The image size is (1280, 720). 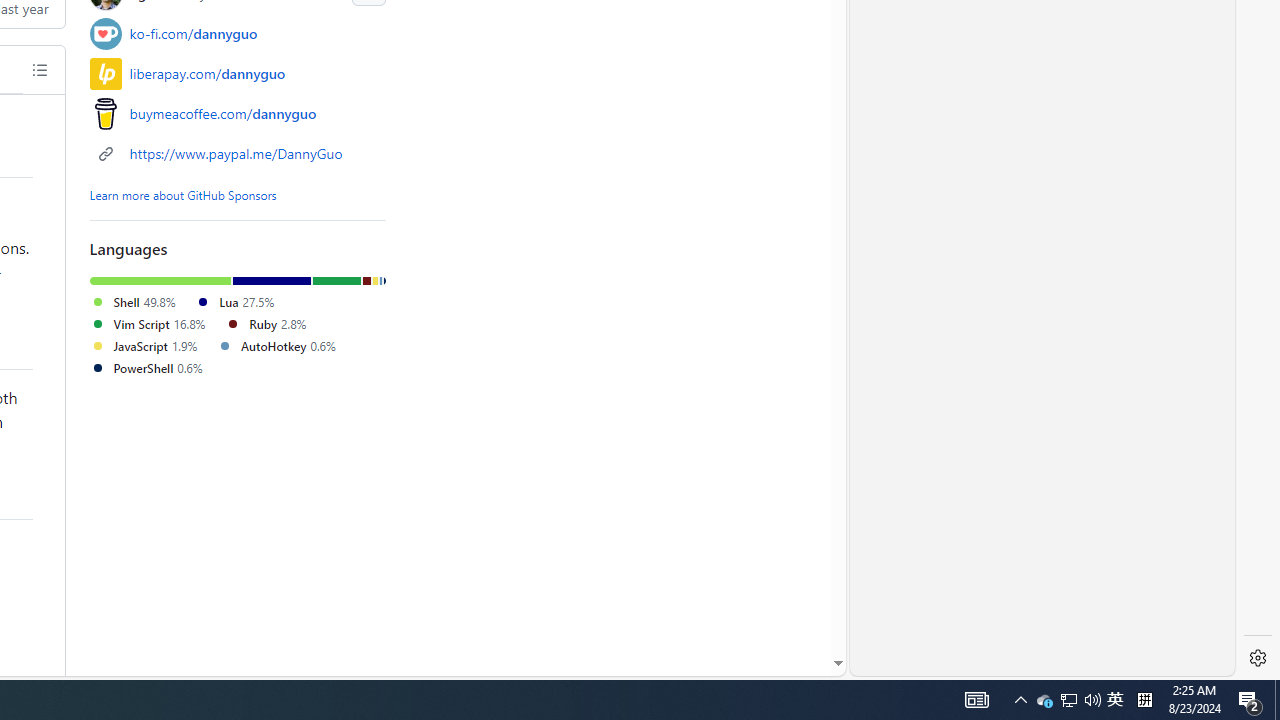 I want to click on 'ko_fi', so click(x=104, y=33).